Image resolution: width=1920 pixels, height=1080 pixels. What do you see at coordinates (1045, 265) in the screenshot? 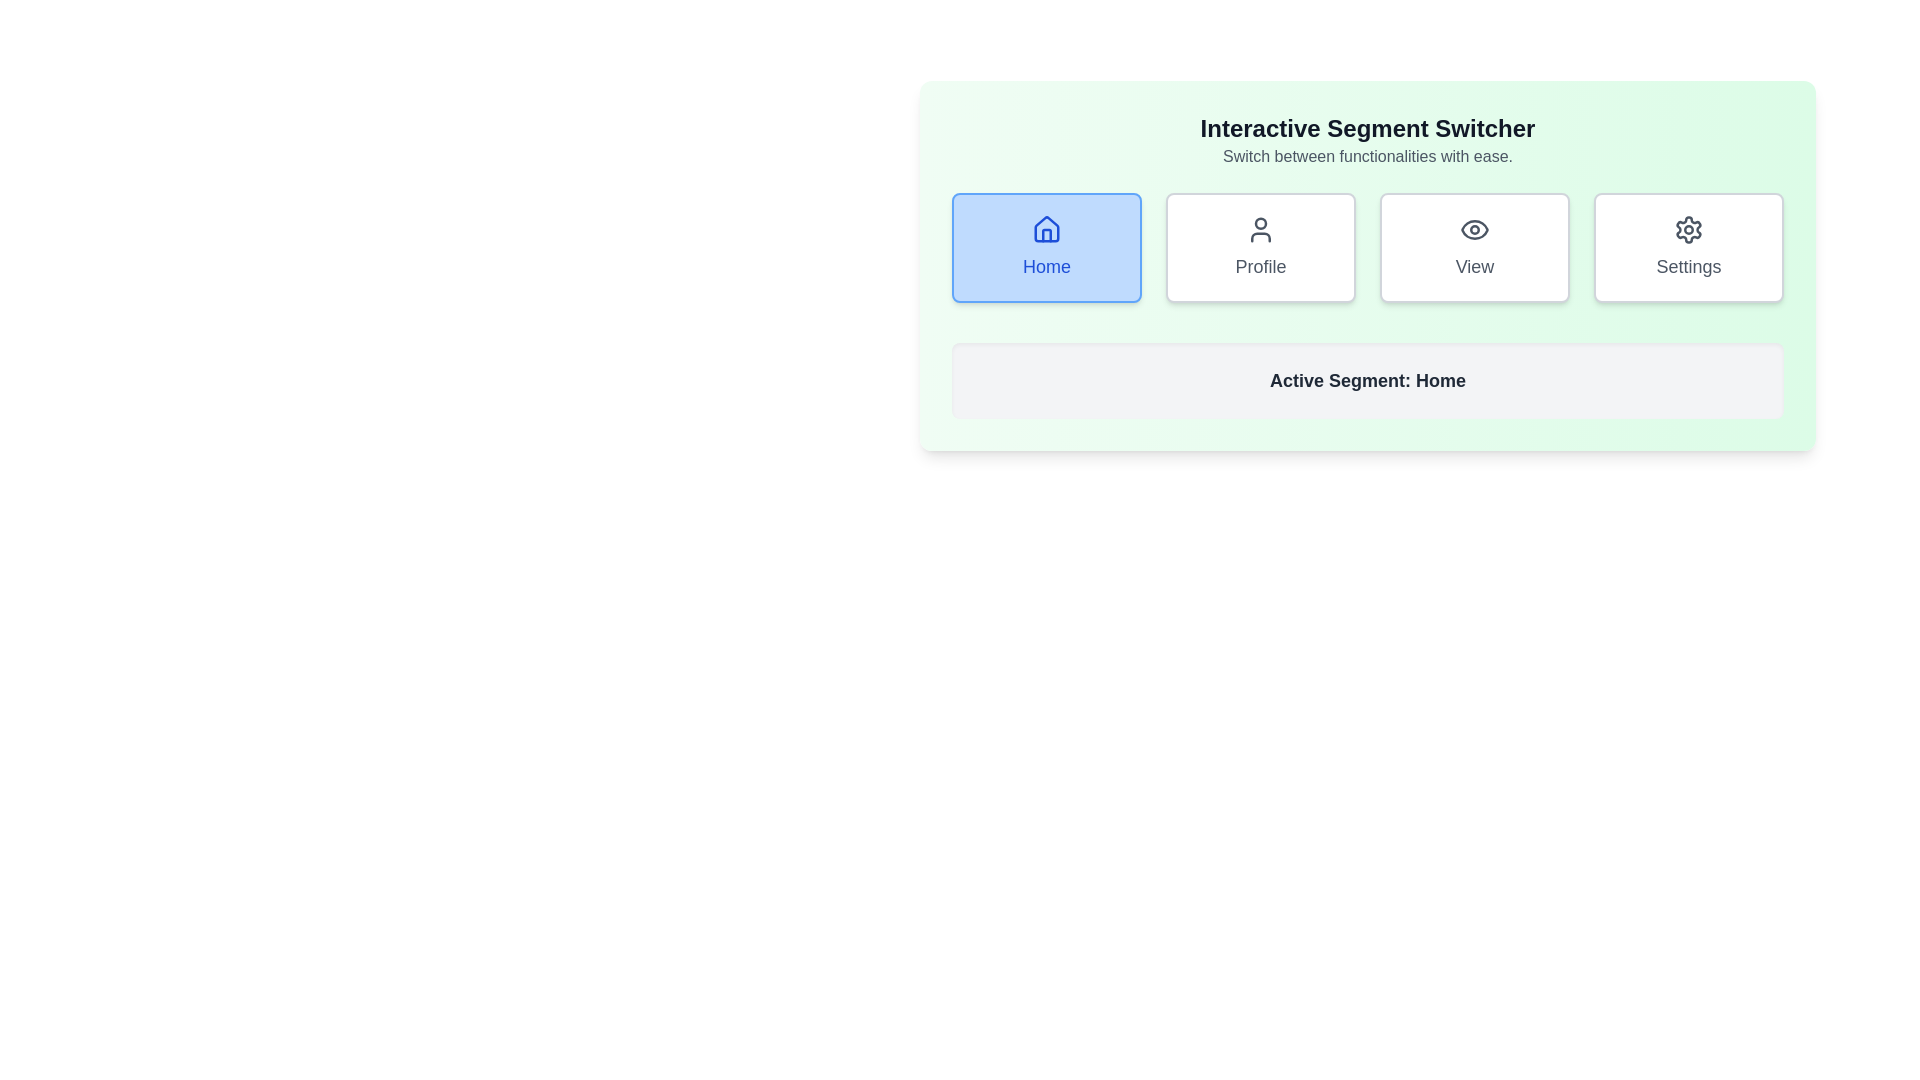
I see `the button containing the 'Home' text label, which is styled with blue font and located in the top-left of the interface below a house icon` at bounding box center [1045, 265].